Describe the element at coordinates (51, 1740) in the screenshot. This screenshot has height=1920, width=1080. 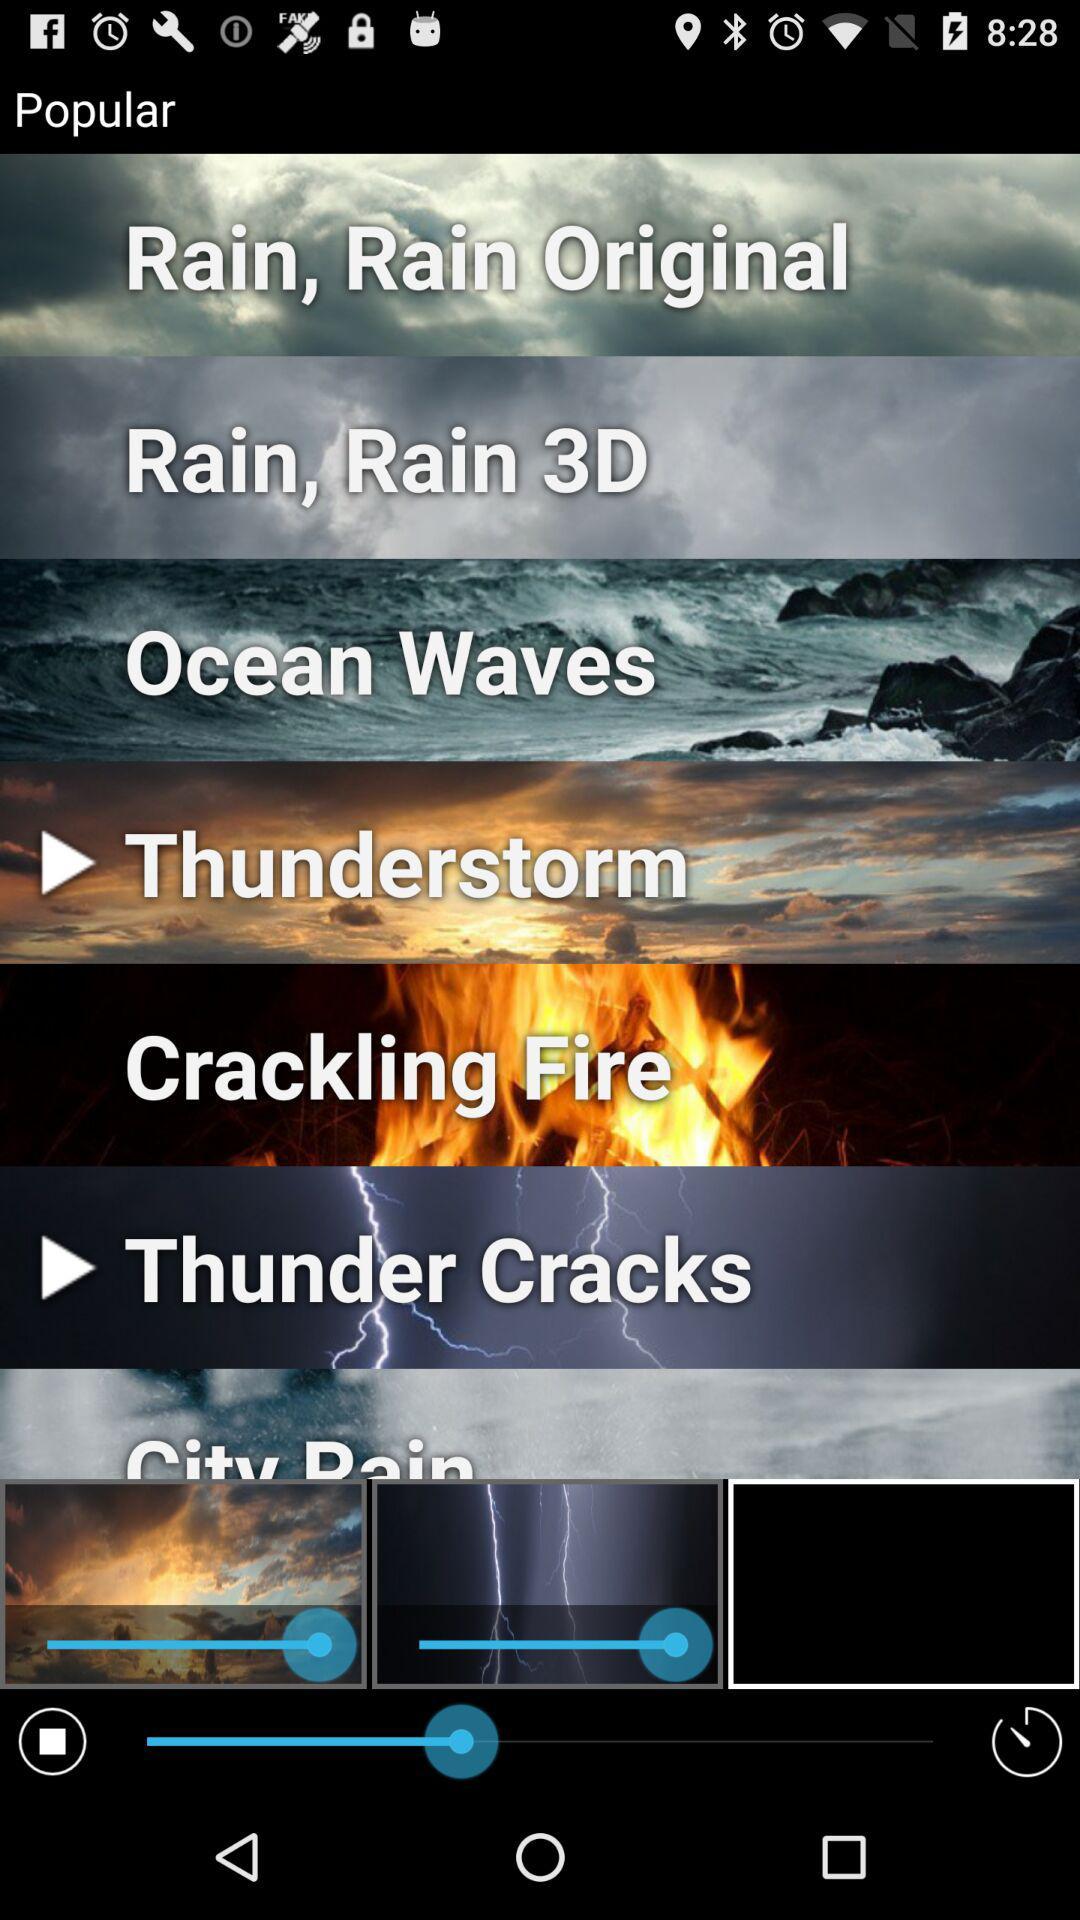
I see `the item to the left of rain on a icon` at that location.